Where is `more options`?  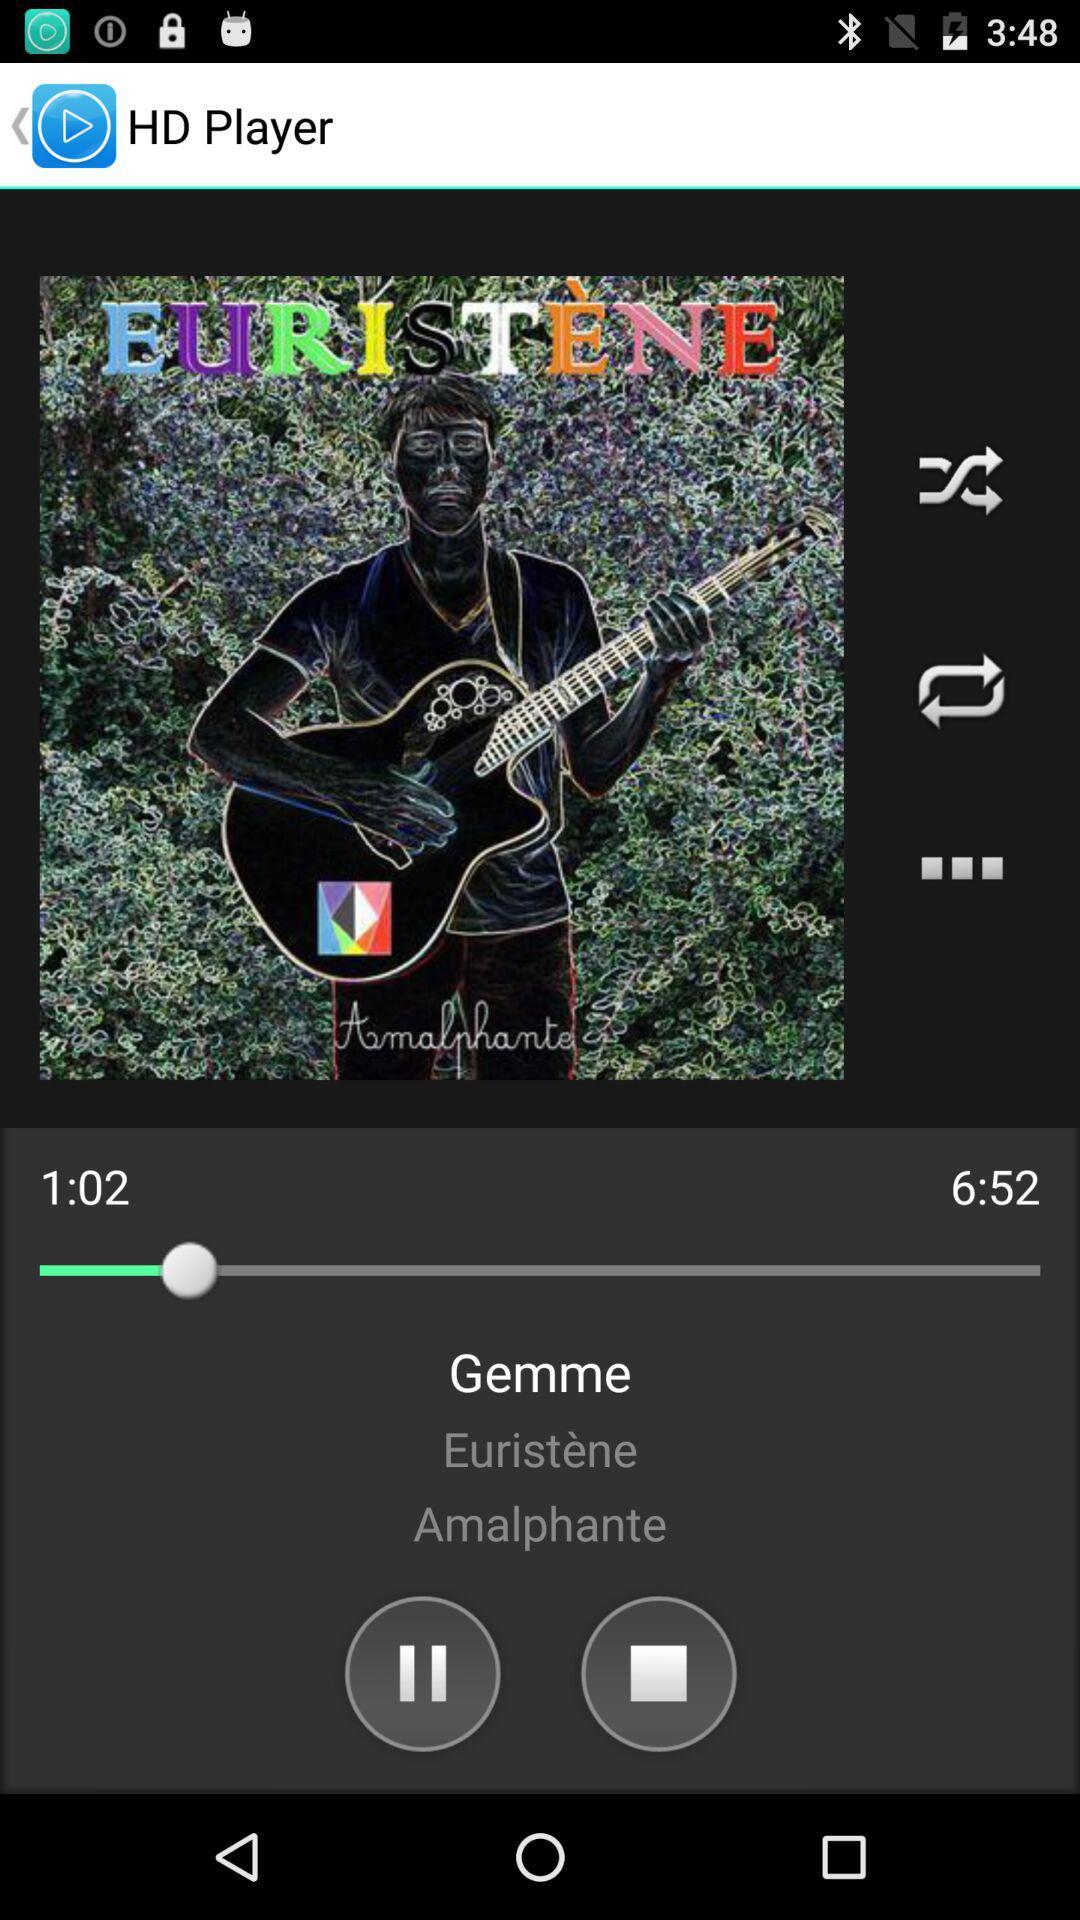
more options is located at coordinates (960, 868).